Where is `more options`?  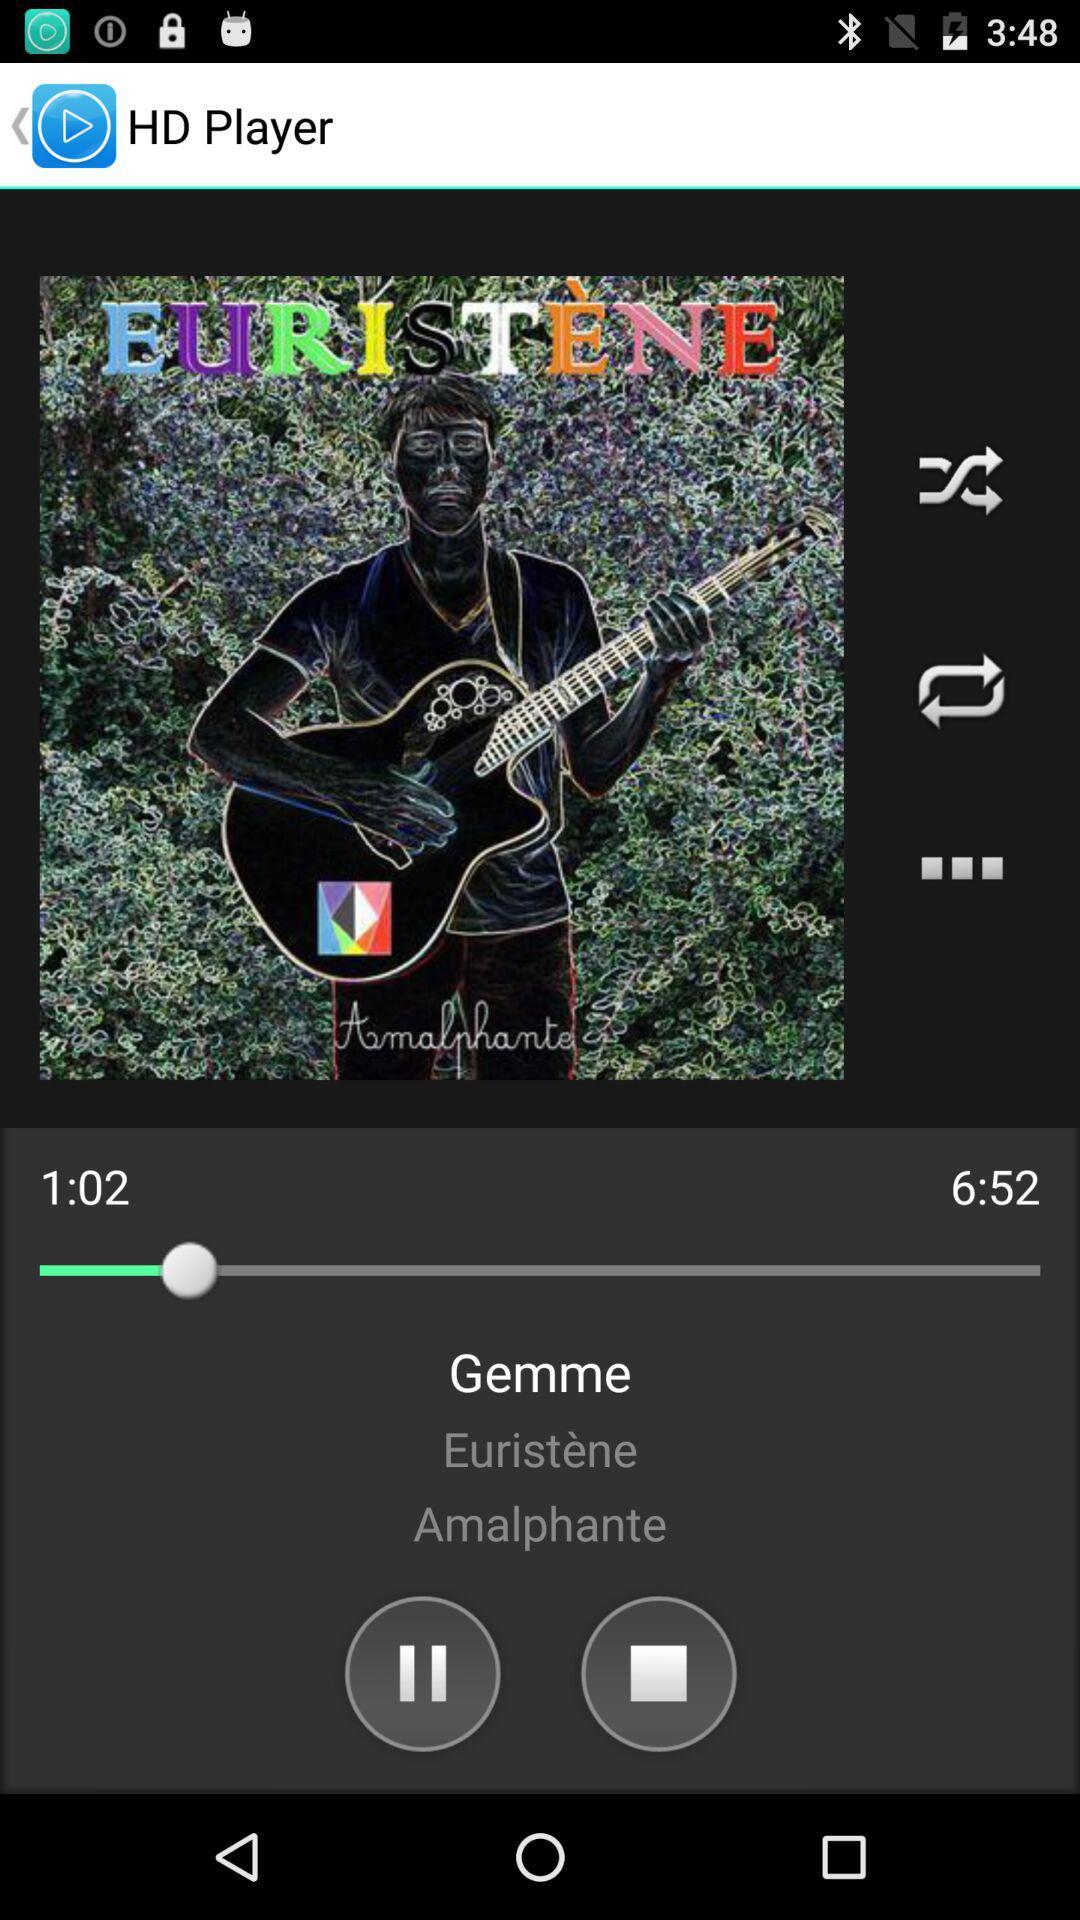
more options is located at coordinates (960, 868).